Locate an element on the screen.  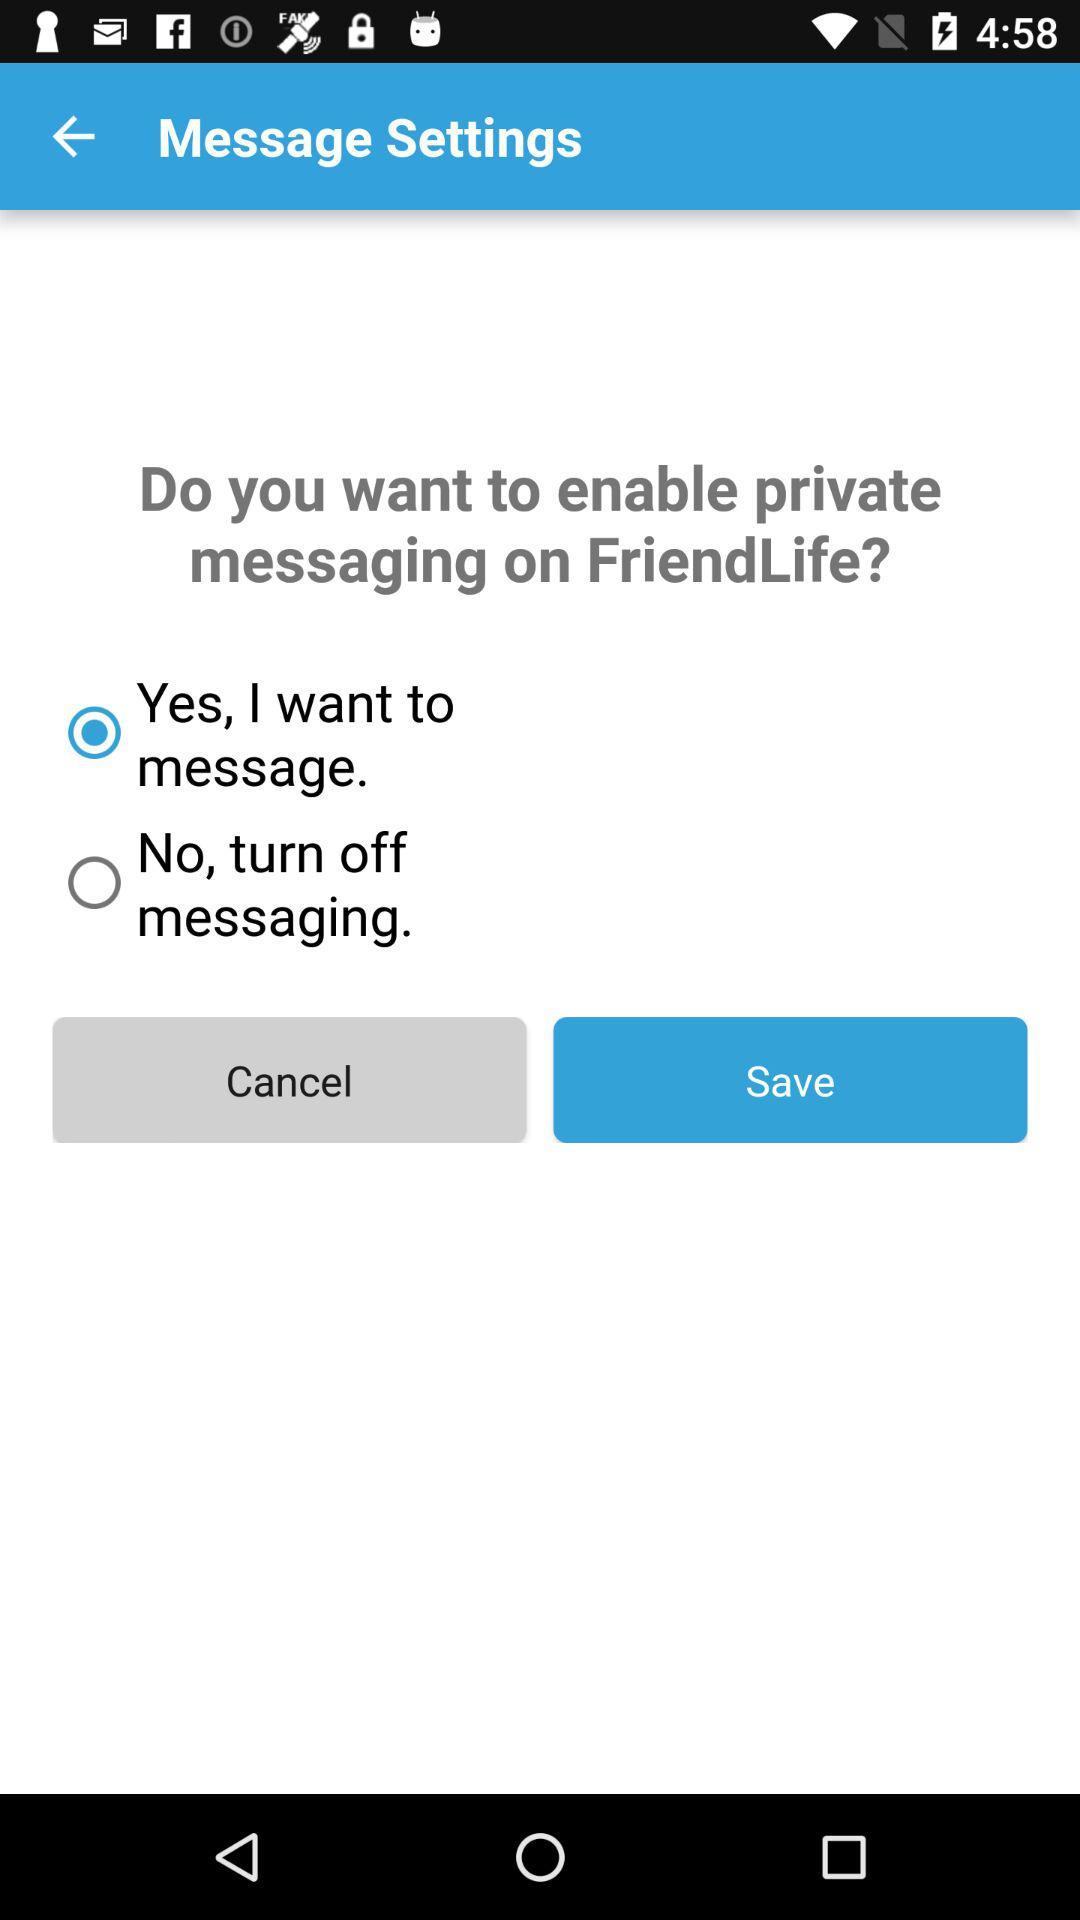
the item next to save is located at coordinates (289, 1079).